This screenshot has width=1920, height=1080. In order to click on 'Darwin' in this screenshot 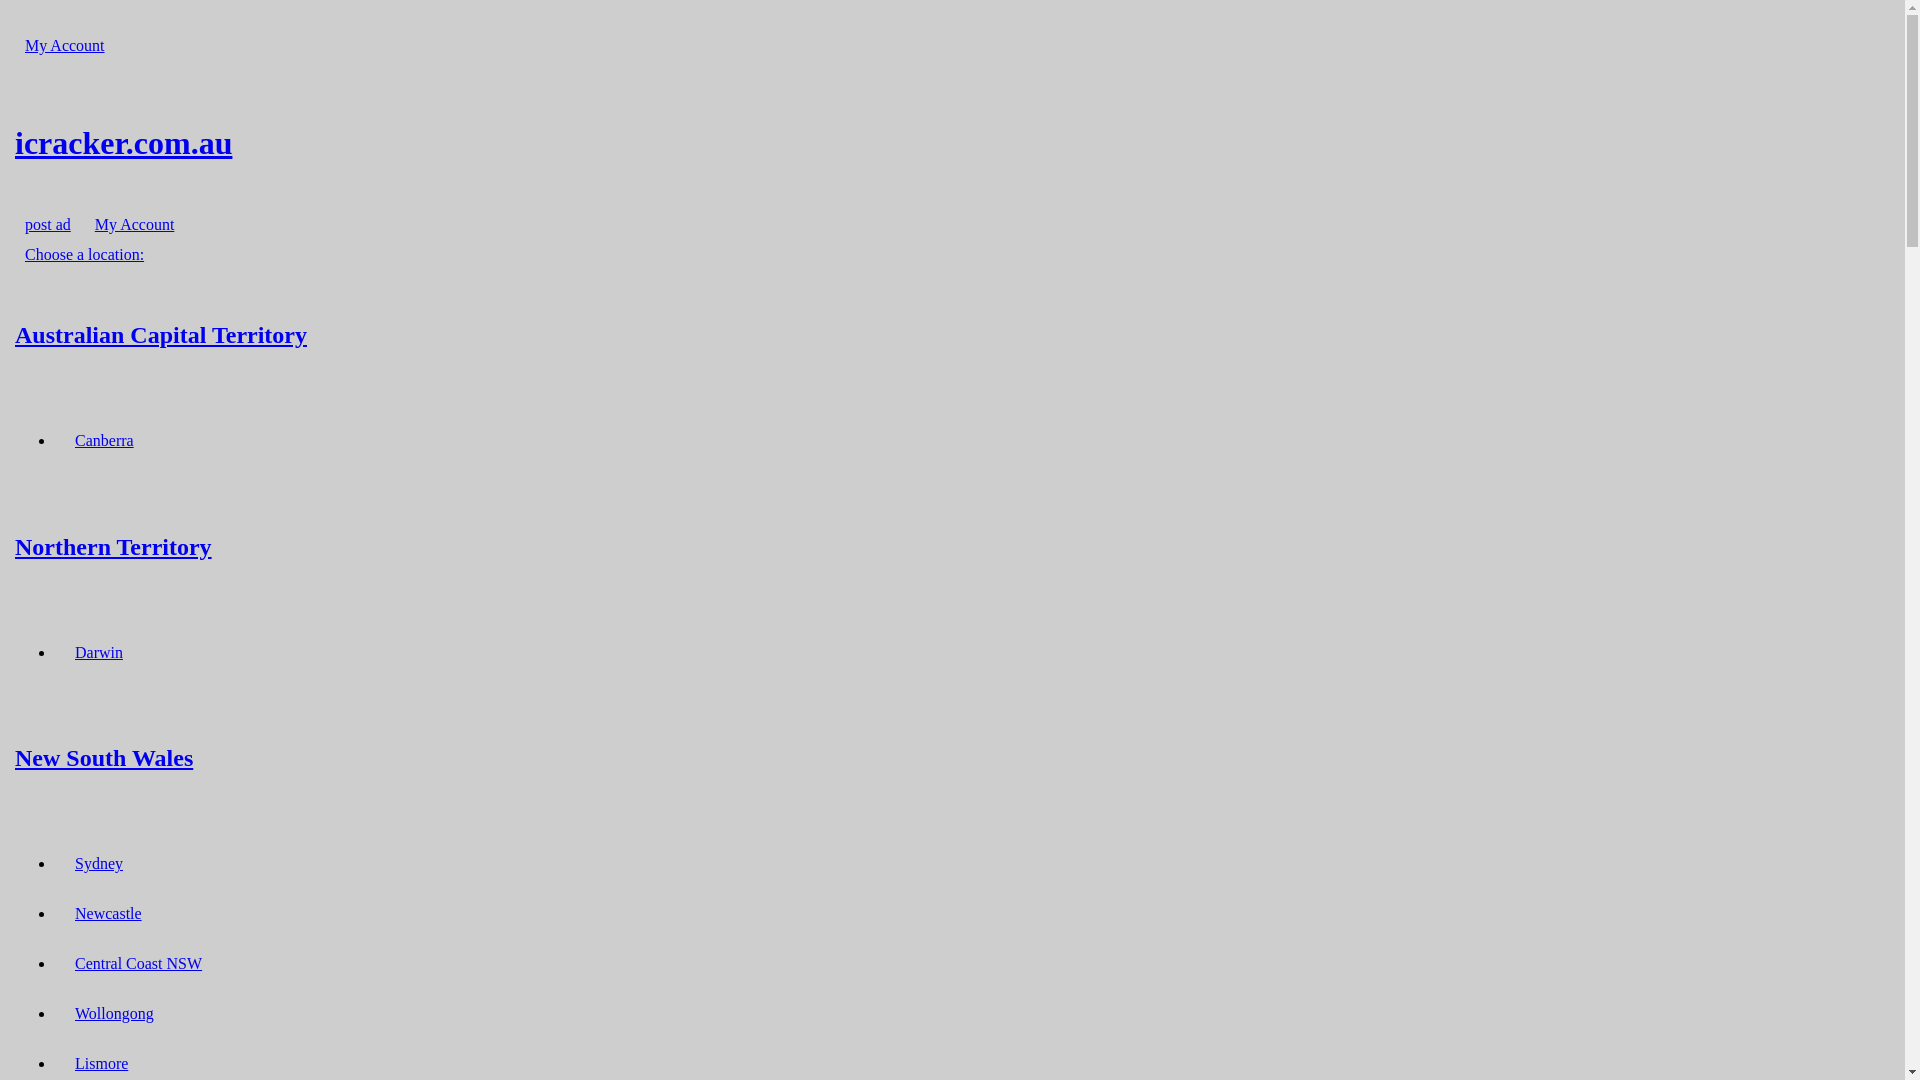, I will do `click(65, 652)`.